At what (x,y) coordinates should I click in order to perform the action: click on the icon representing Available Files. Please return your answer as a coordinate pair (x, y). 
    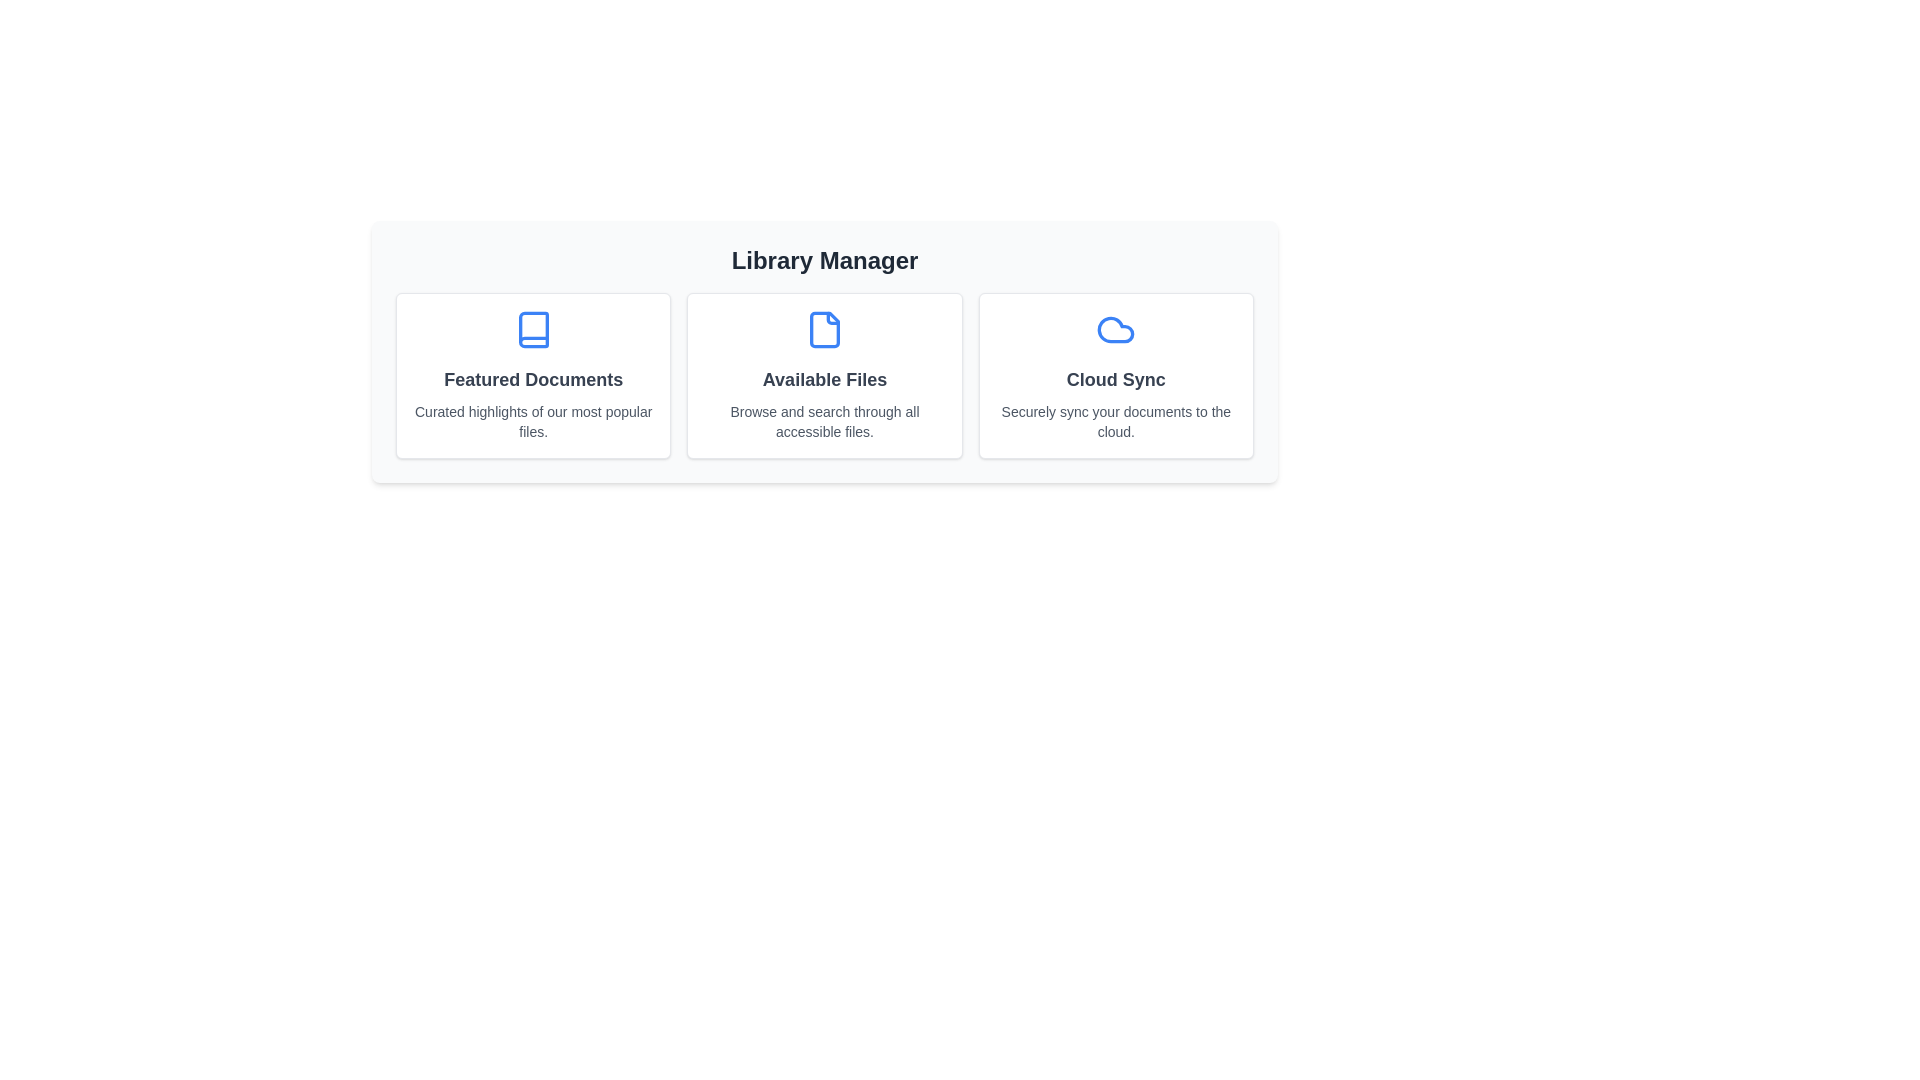
    Looking at the image, I should click on (825, 329).